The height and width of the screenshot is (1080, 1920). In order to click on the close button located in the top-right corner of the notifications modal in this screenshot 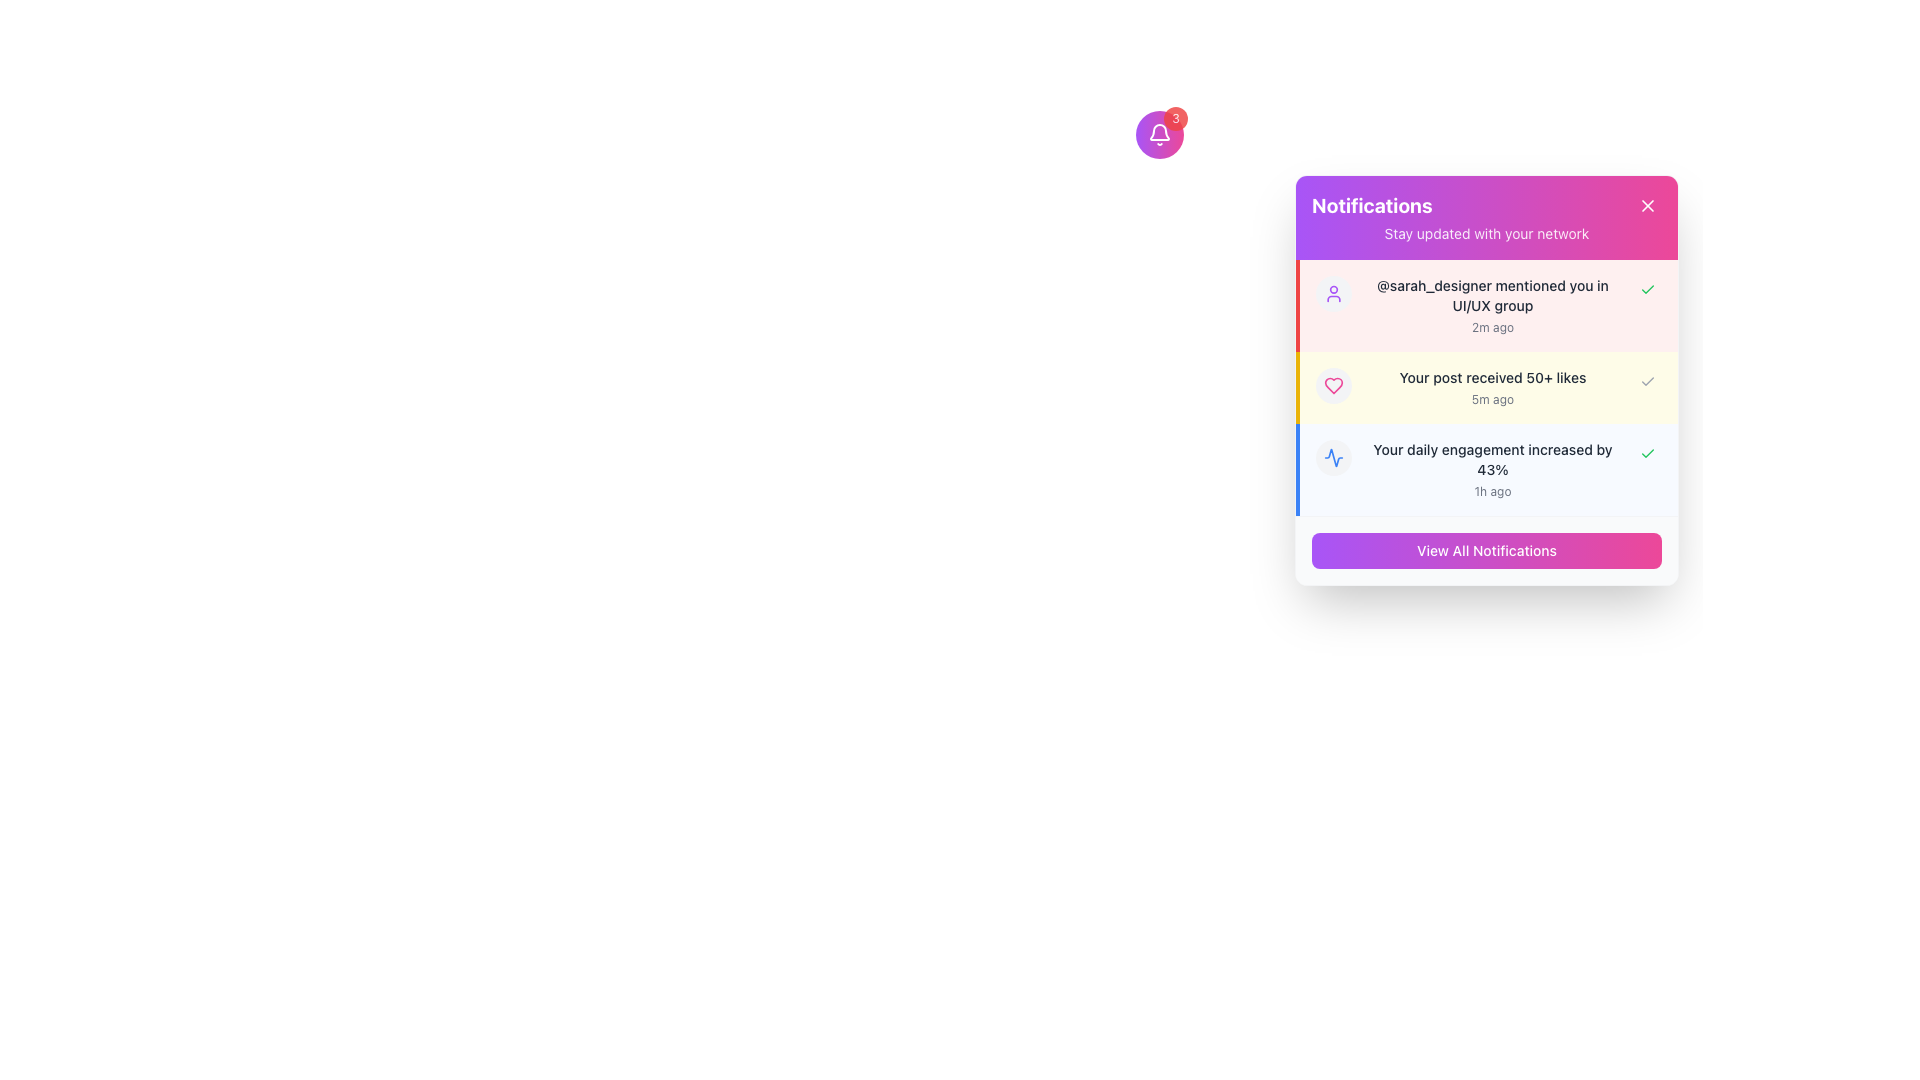, I will do `click(1647, 205)`.